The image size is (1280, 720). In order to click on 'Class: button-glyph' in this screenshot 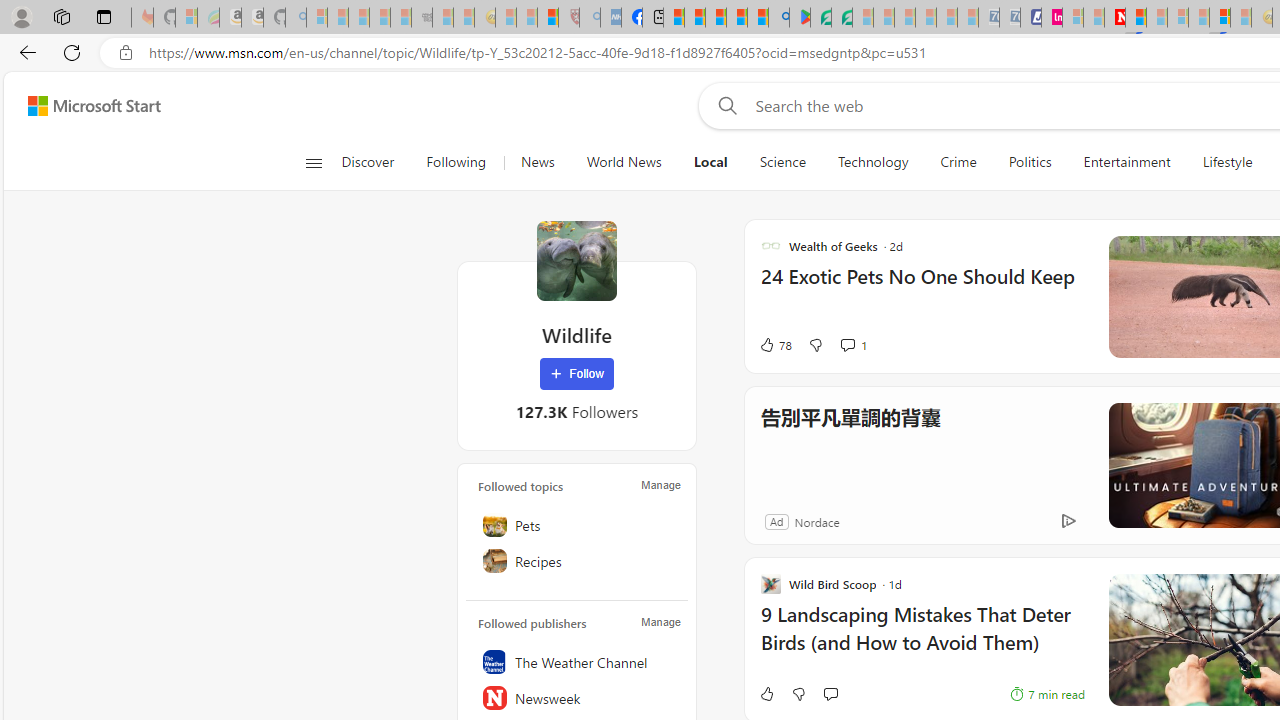, I will do `click(312, 162)`.